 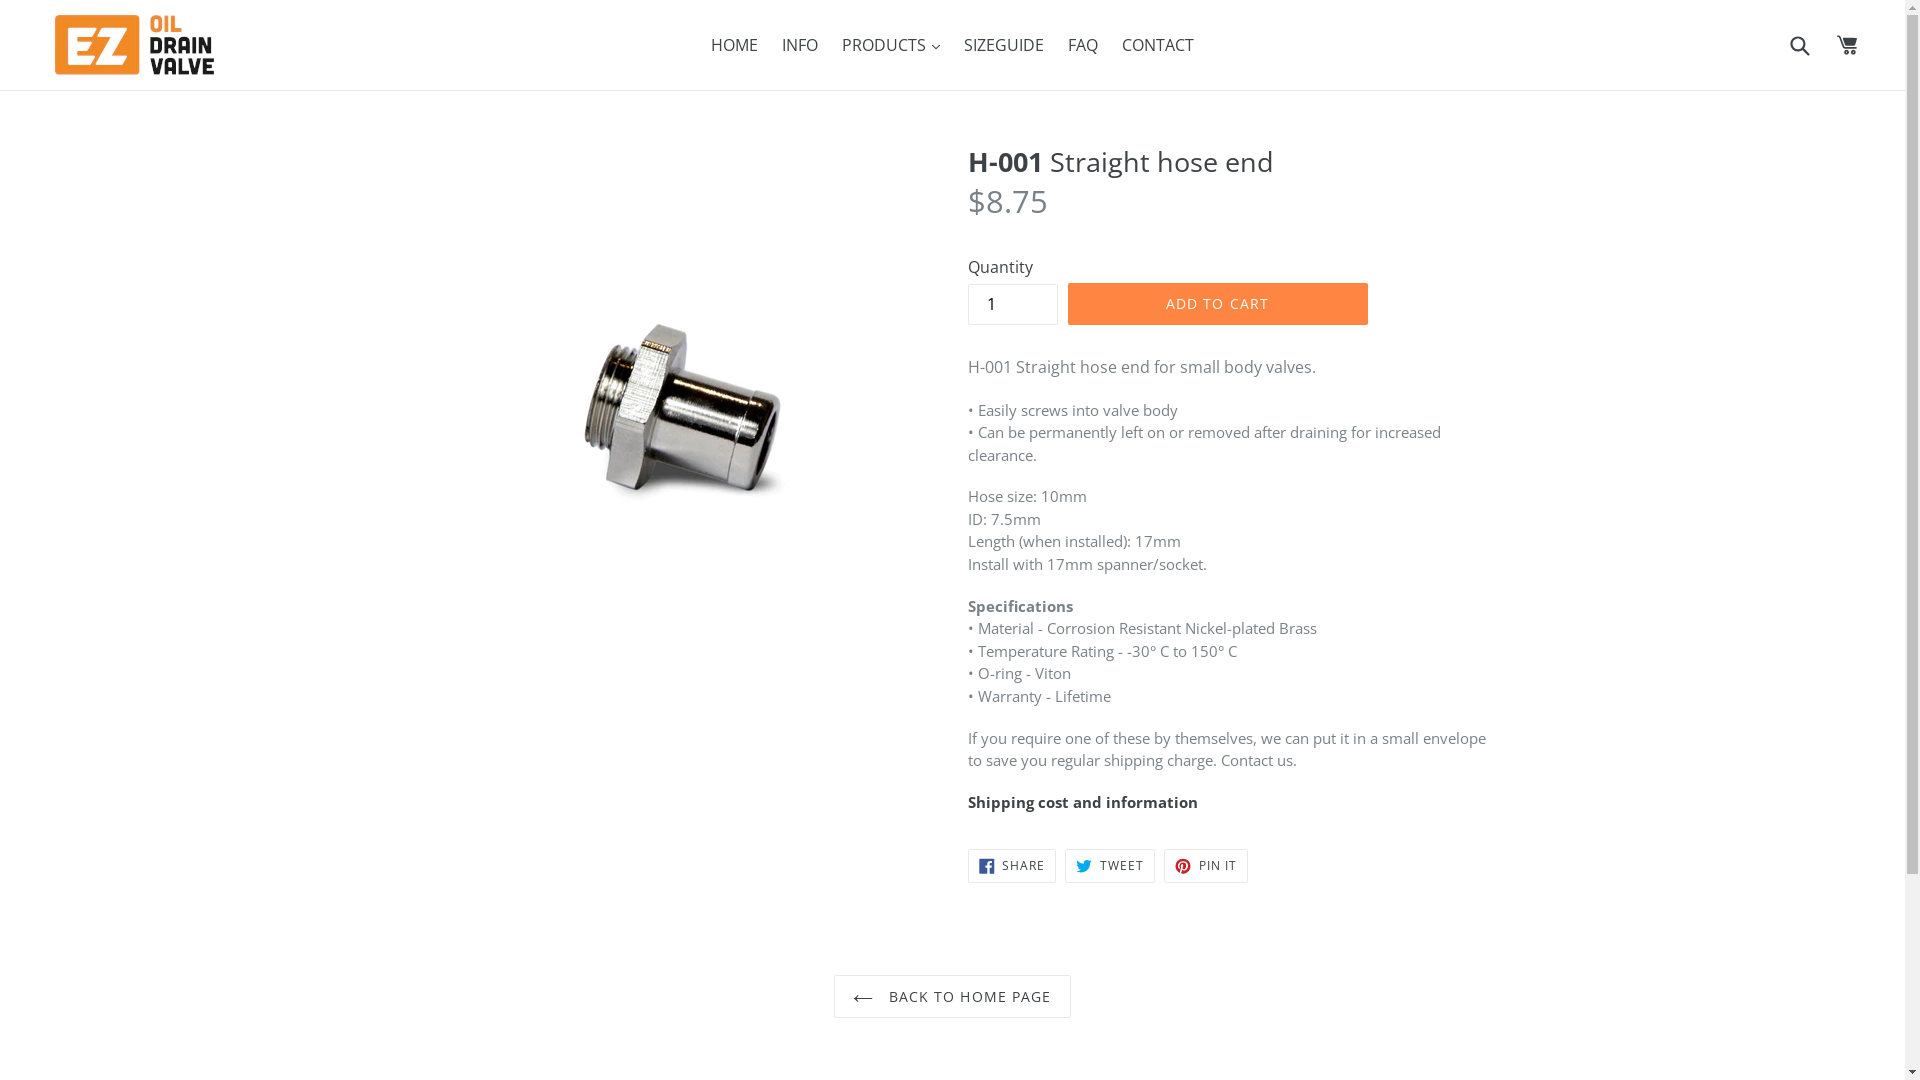 What do you see at coordinates (1847, 45) in the screenshot?
I see `'Cart` at bounding box center [1847, 45].